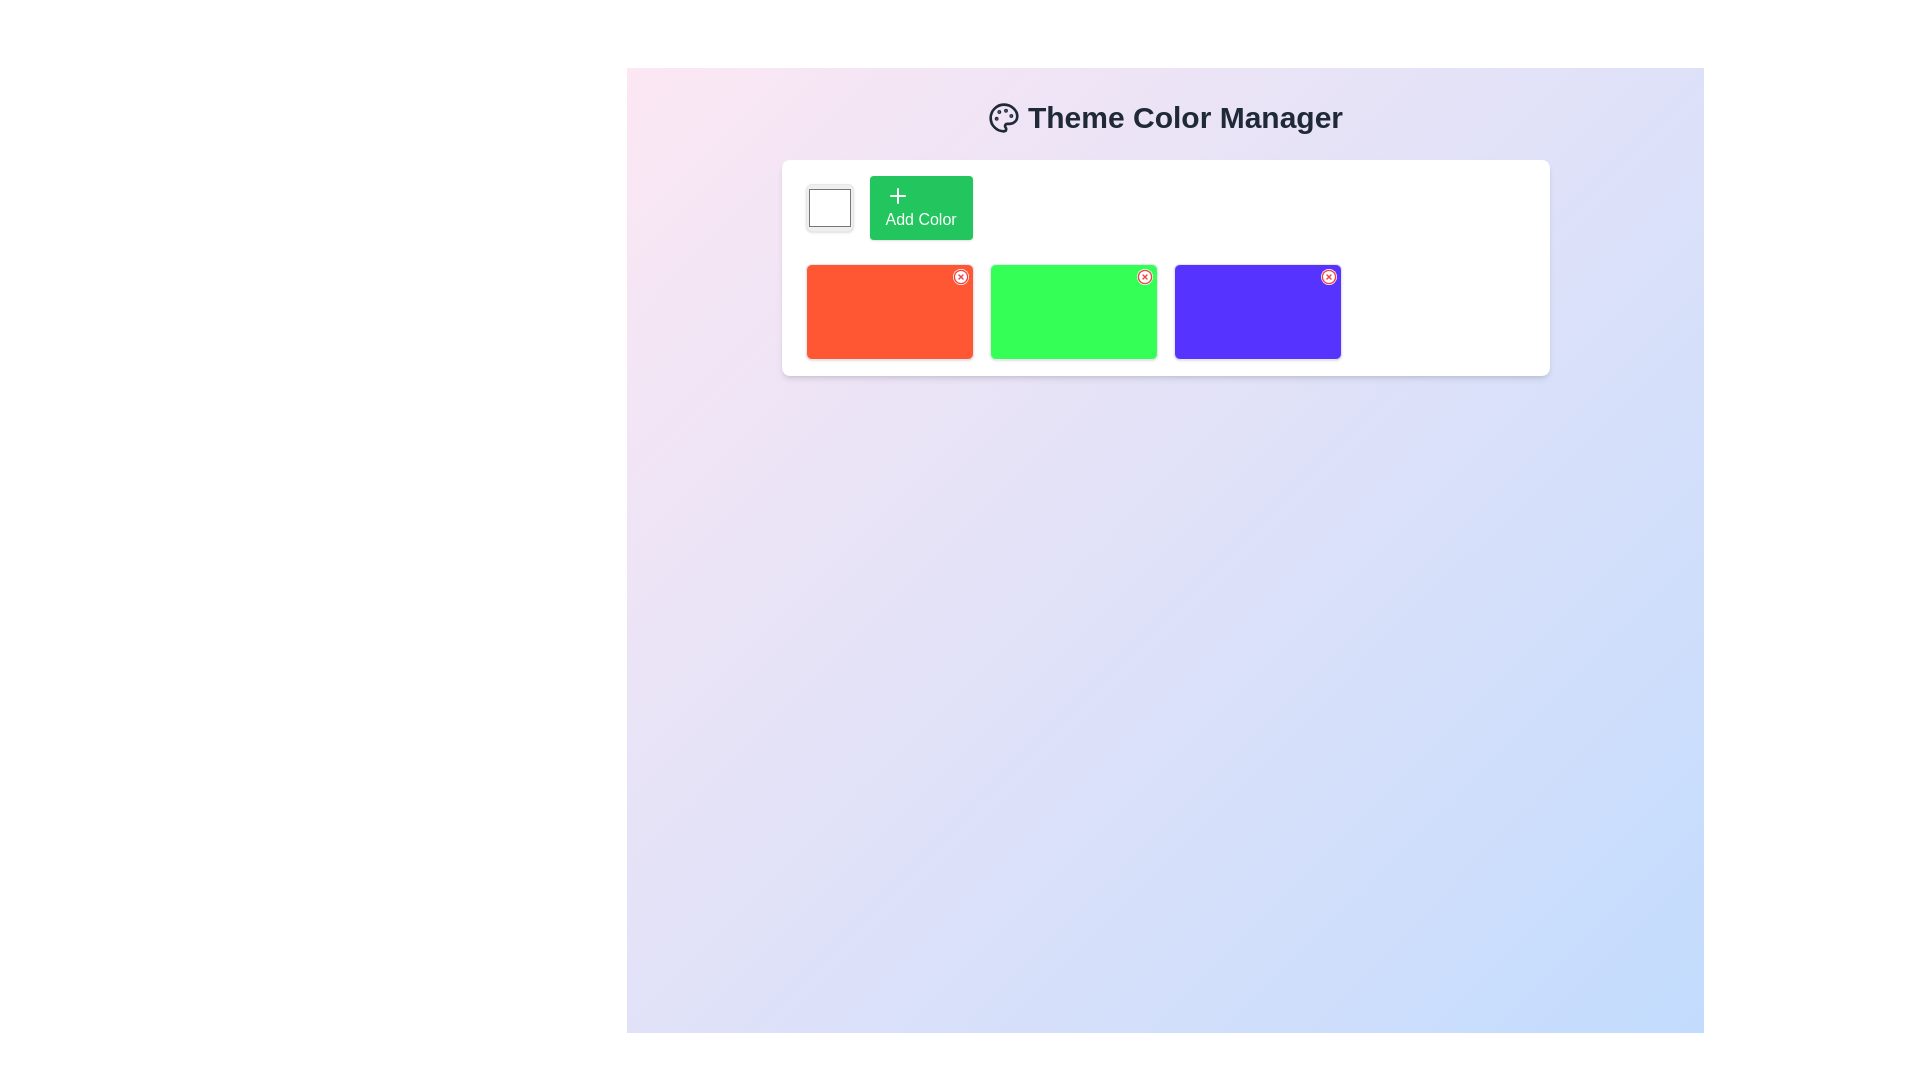 The width and height of the screenshot is (1920, 1080). I want to click on the small rounded button with a white background and red border that contains a faint red 'X' icon, so click(1328, 277).